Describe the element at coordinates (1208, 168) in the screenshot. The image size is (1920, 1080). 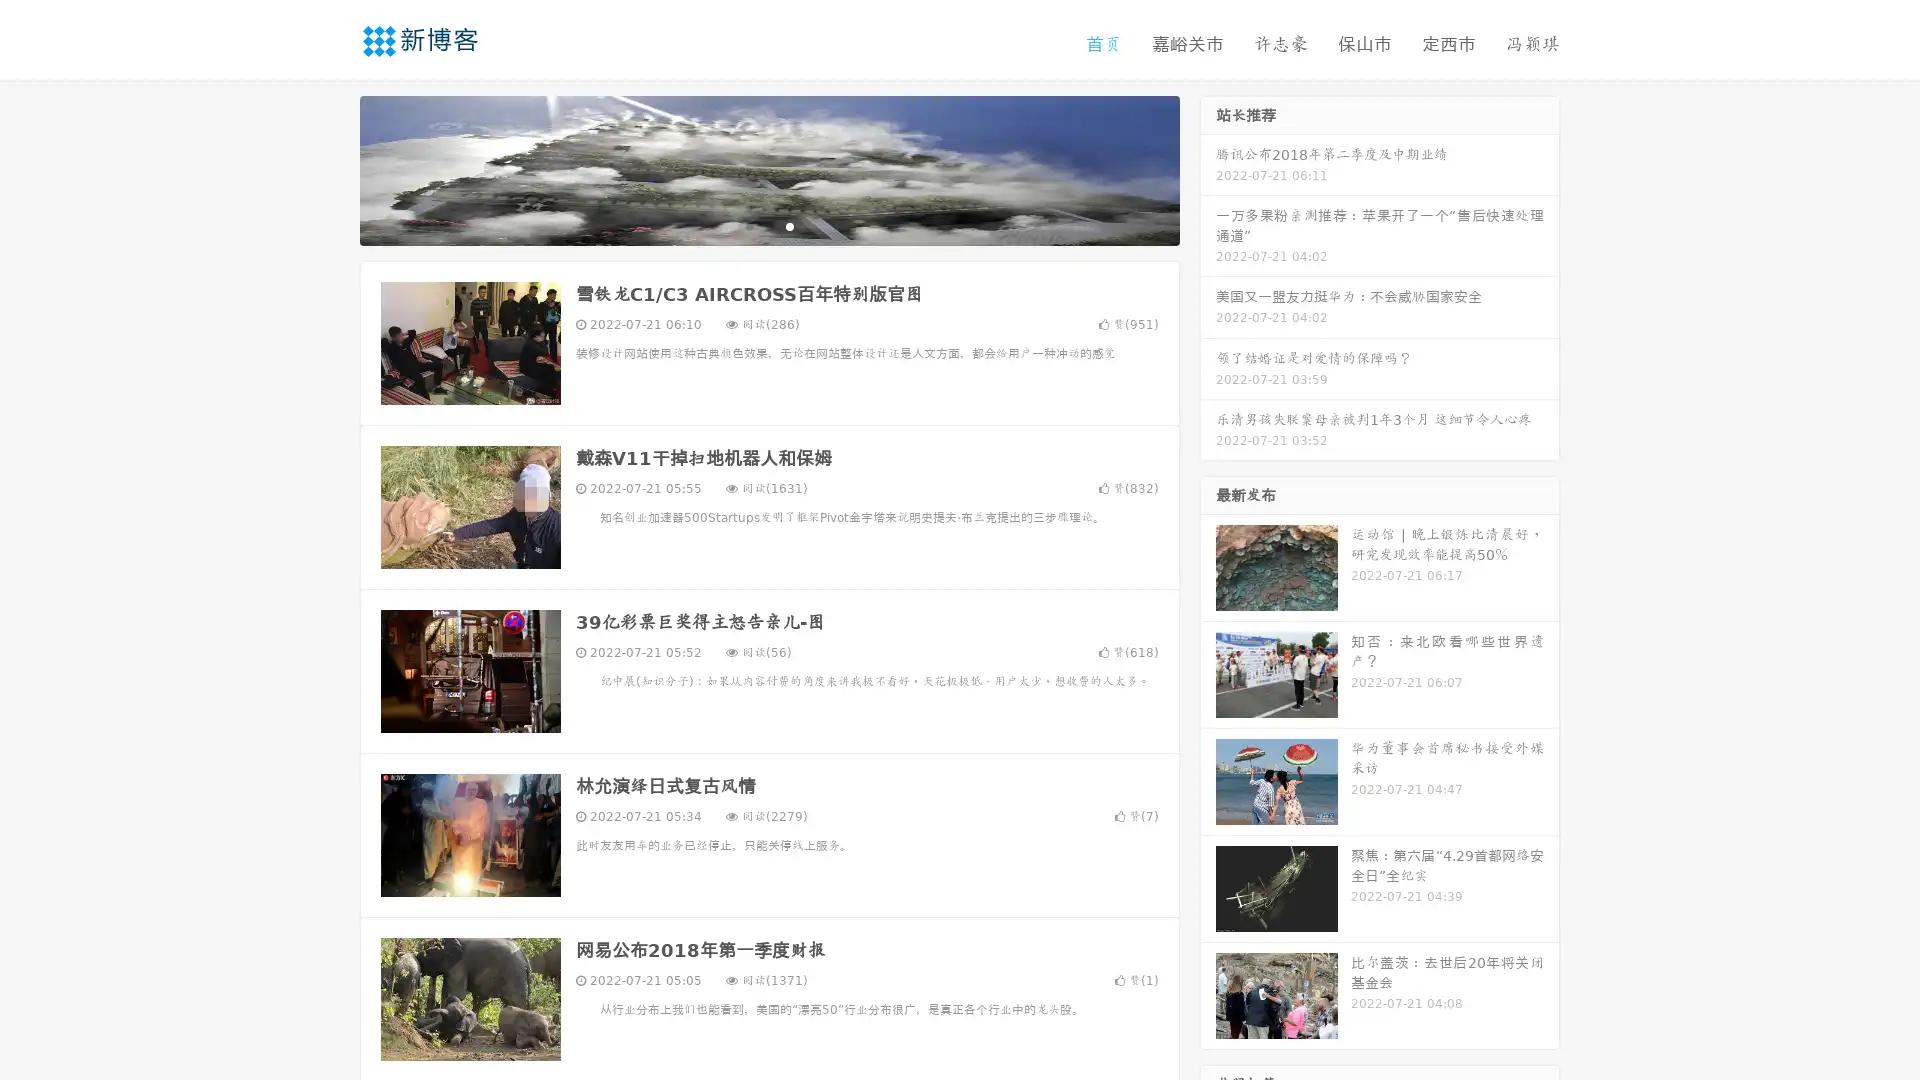
I see `Next slide` at that location.